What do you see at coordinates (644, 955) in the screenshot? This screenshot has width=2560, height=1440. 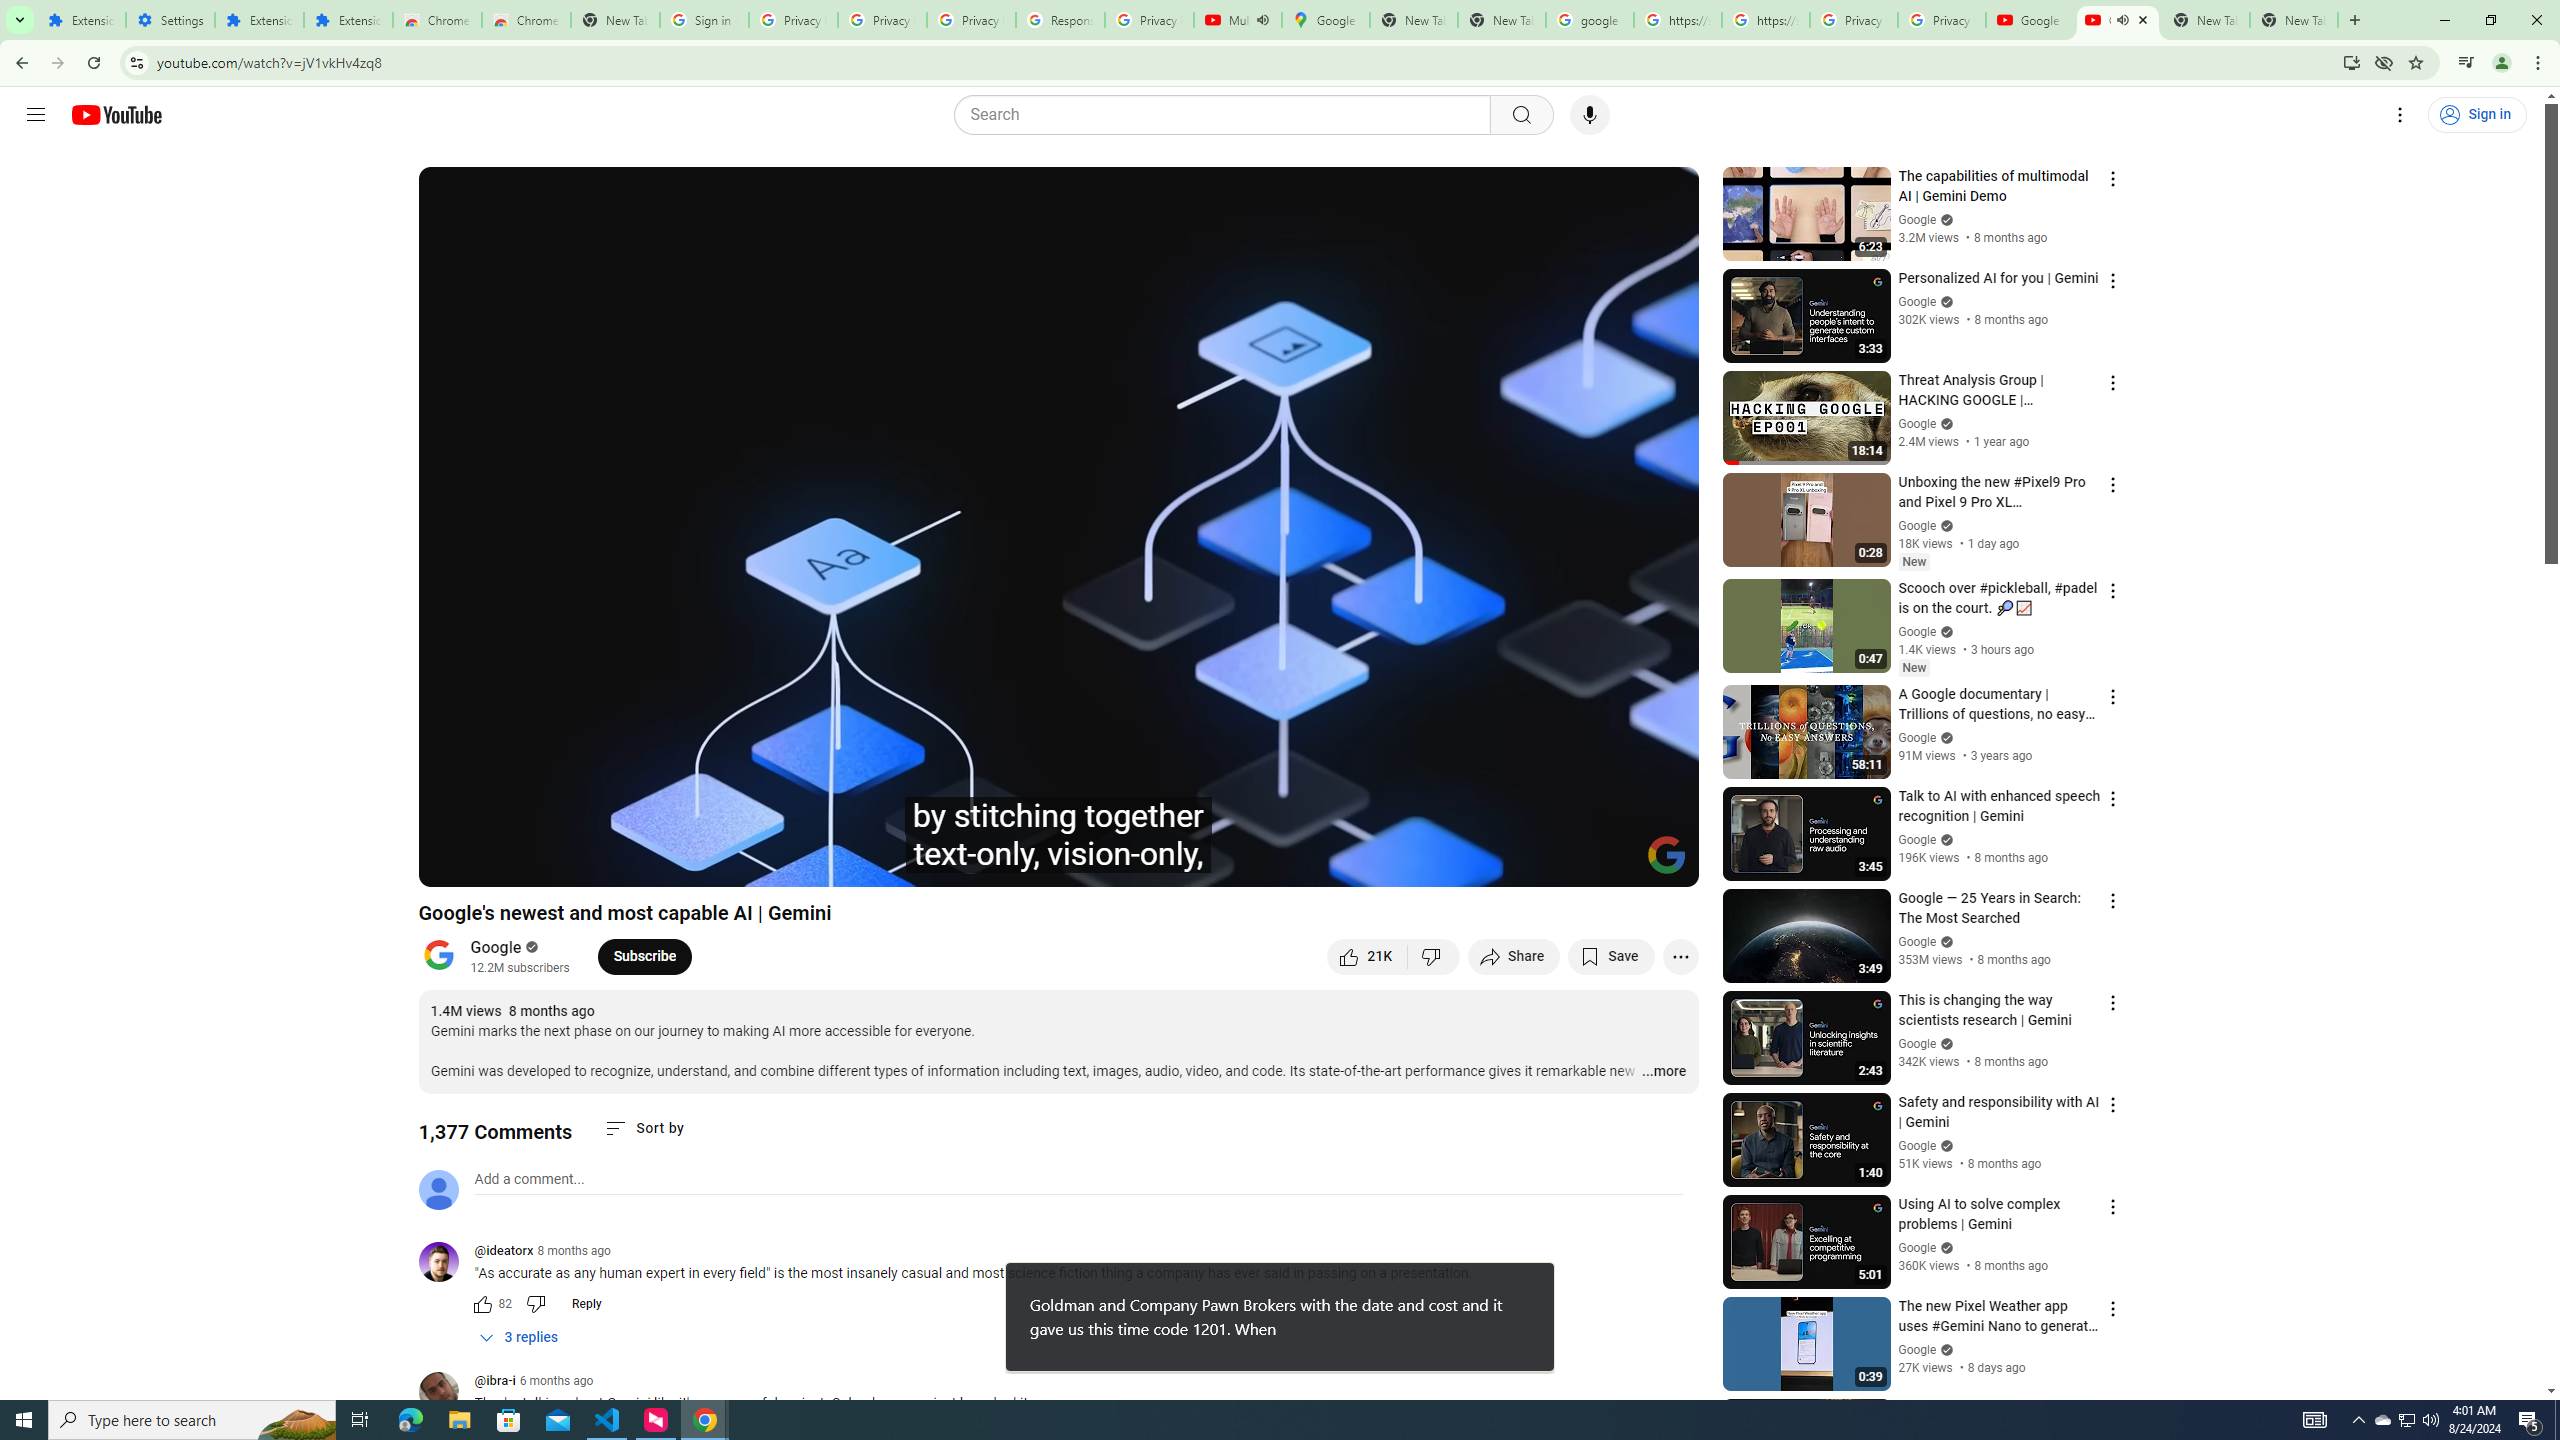 I see `'Subscribe to Google.'` at bounding box center [644, 955].